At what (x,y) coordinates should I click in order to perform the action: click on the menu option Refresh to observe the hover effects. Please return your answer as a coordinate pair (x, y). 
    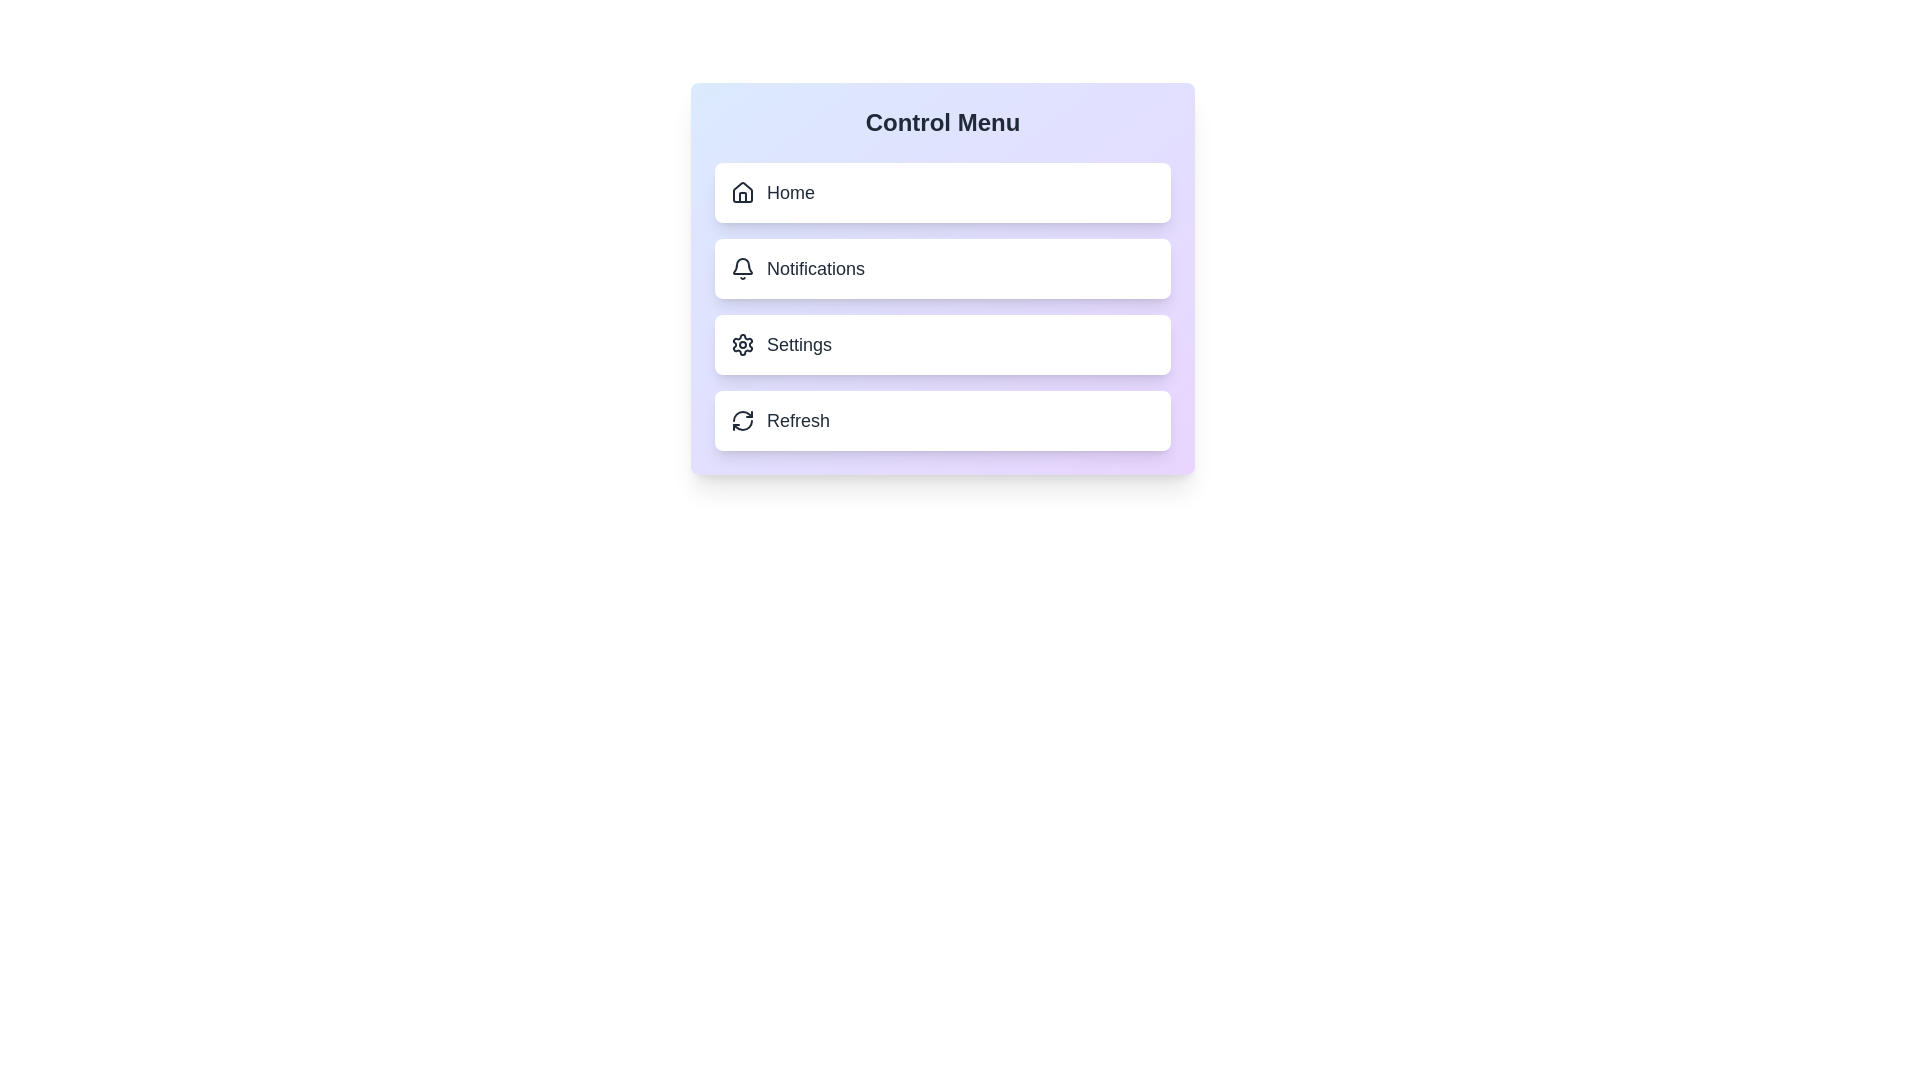
    Looking at the image, I should click on (941, 419).